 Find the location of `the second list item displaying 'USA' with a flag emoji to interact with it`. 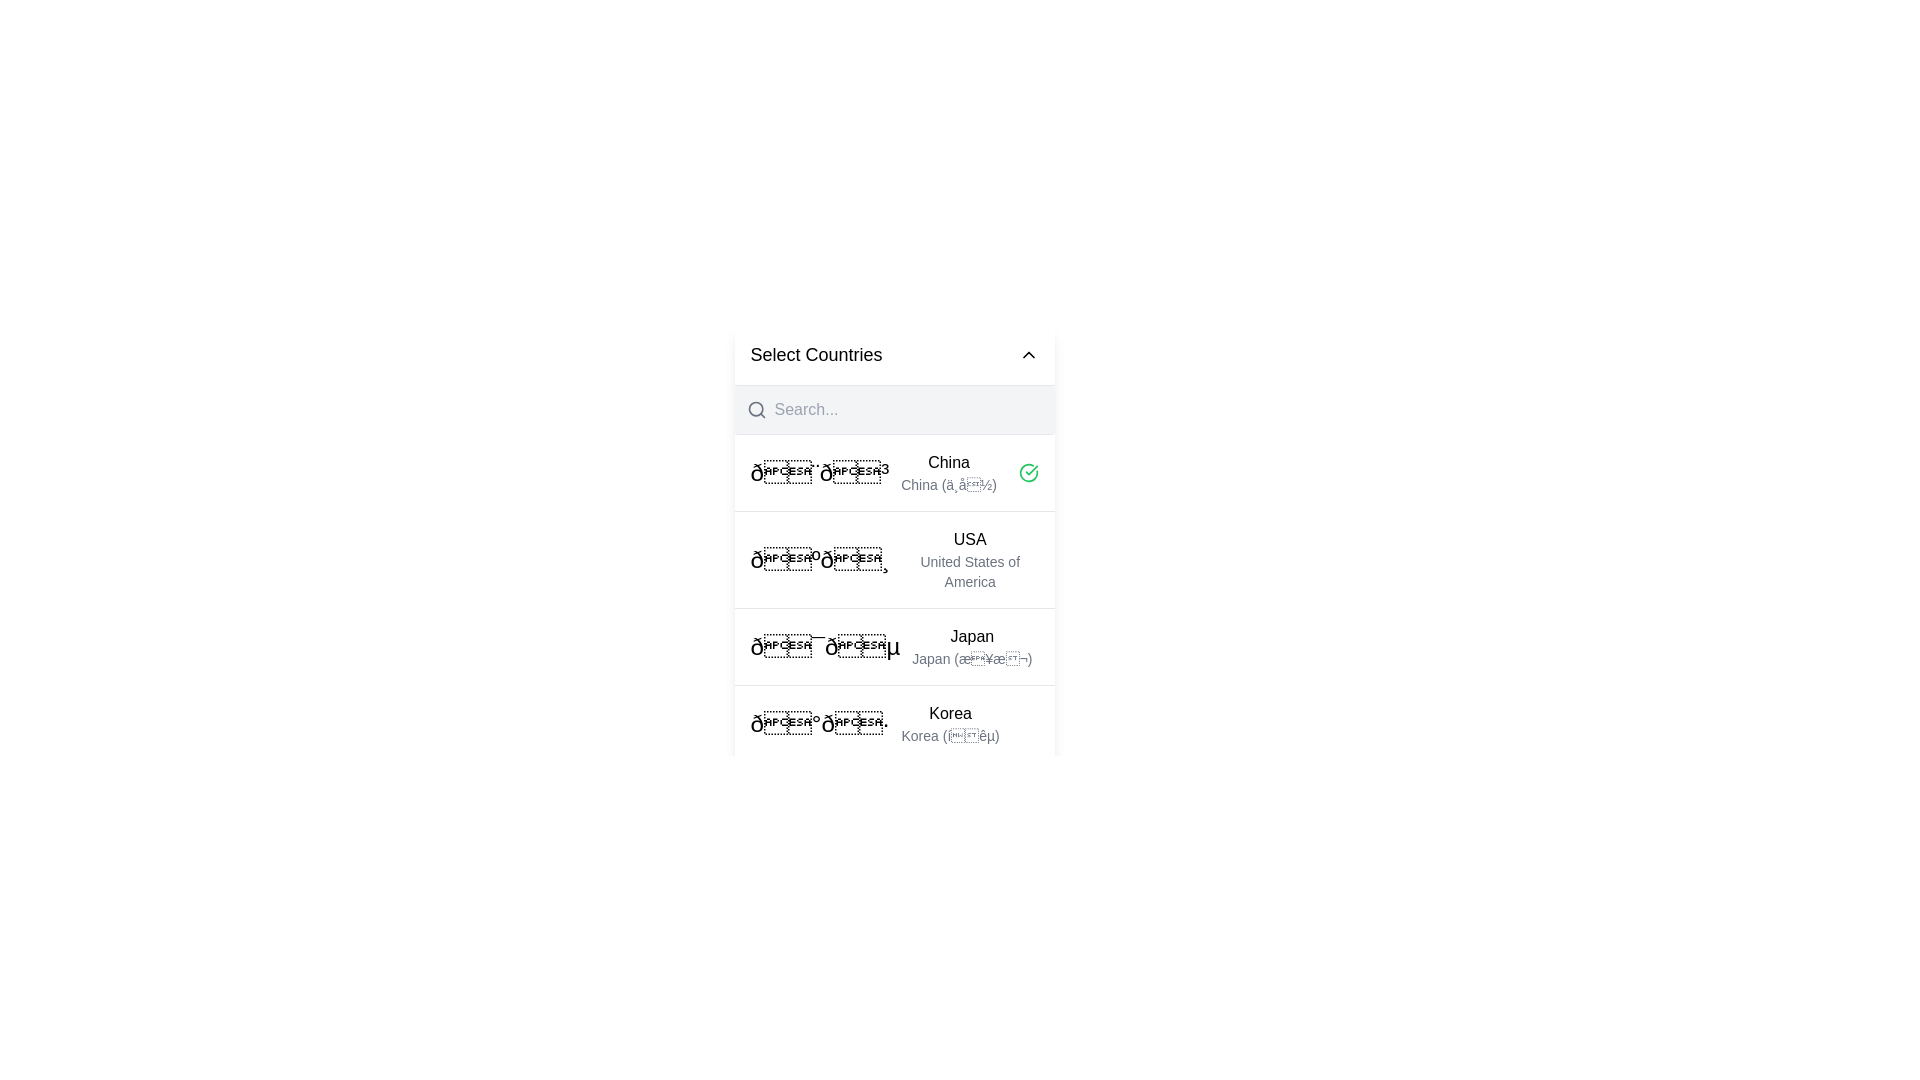

the second list item displaying 'USA' with a flag emoji to interact with it is located at coordinates (893, 597).